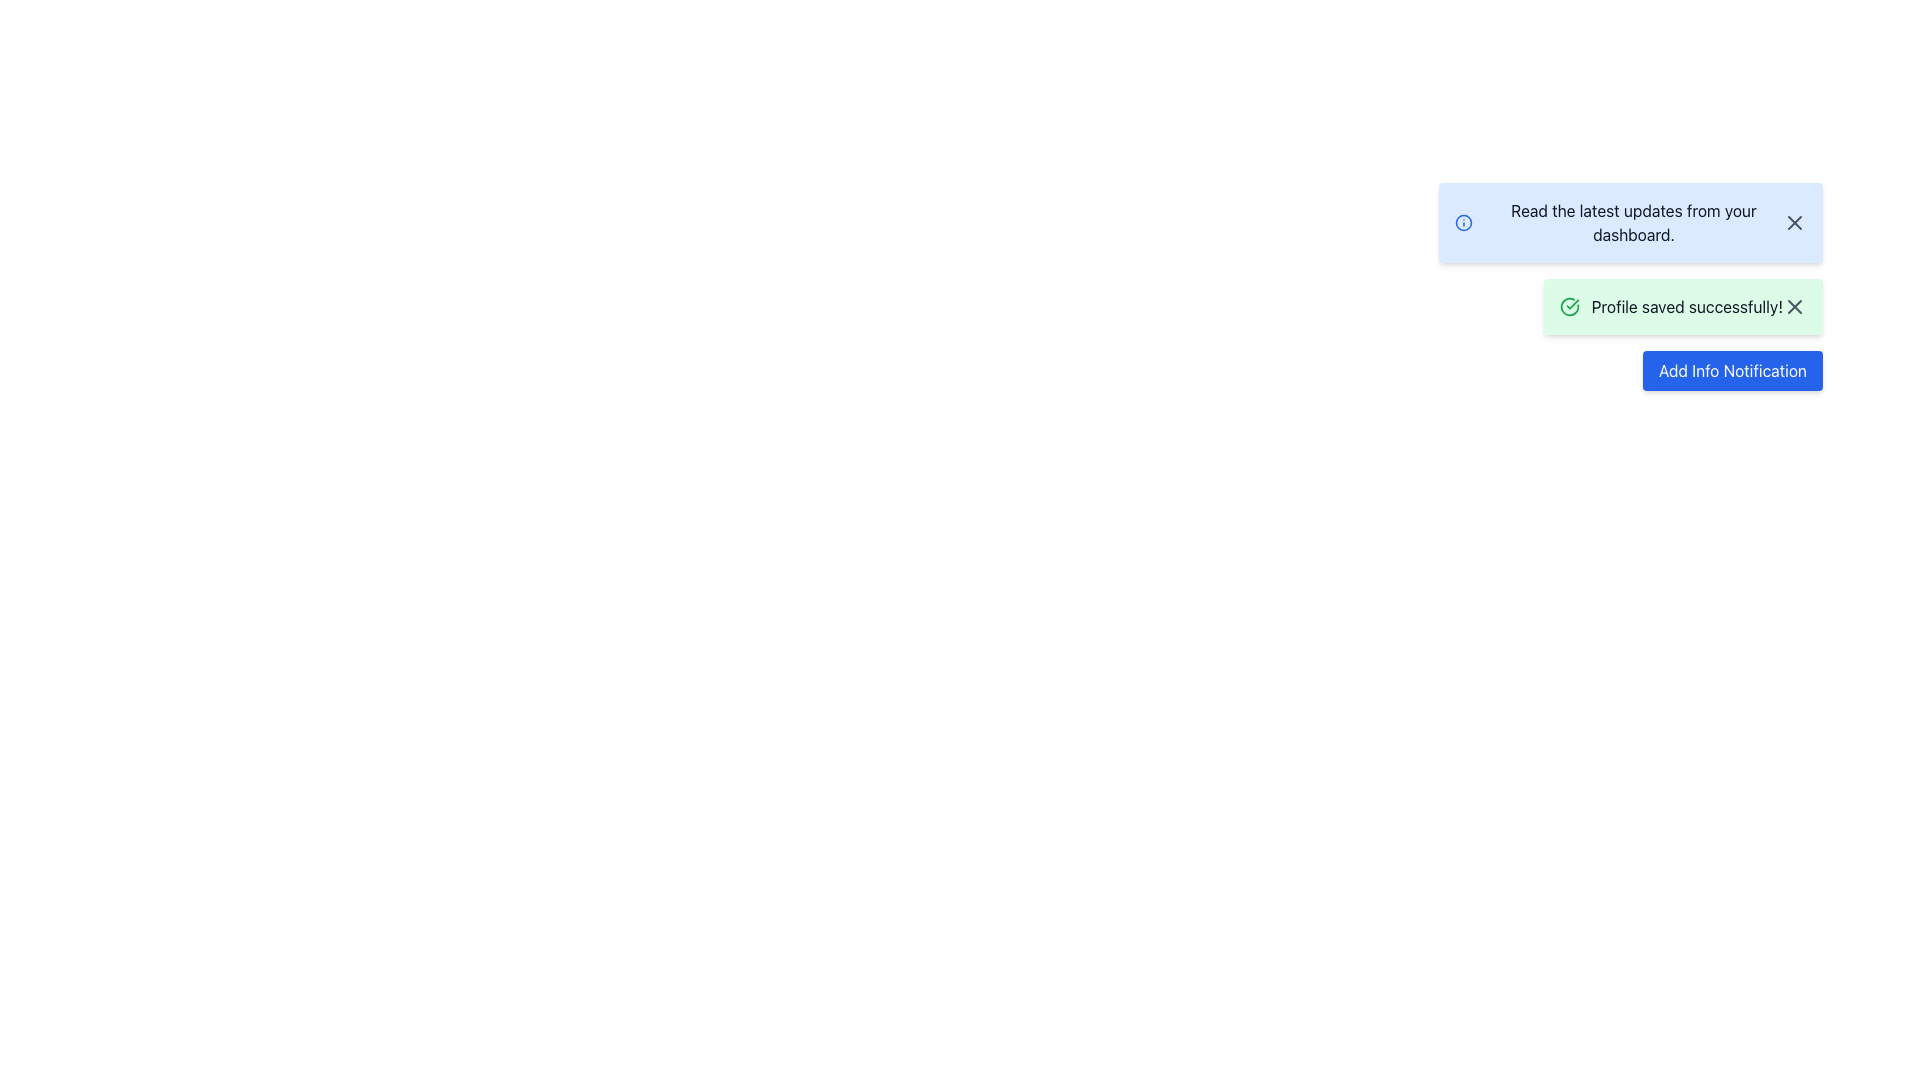 Image resolution: width=1920 pixels, height=1080 pixels. I want to click on the notification box text to read the update message displayed, so click(1631, 223).